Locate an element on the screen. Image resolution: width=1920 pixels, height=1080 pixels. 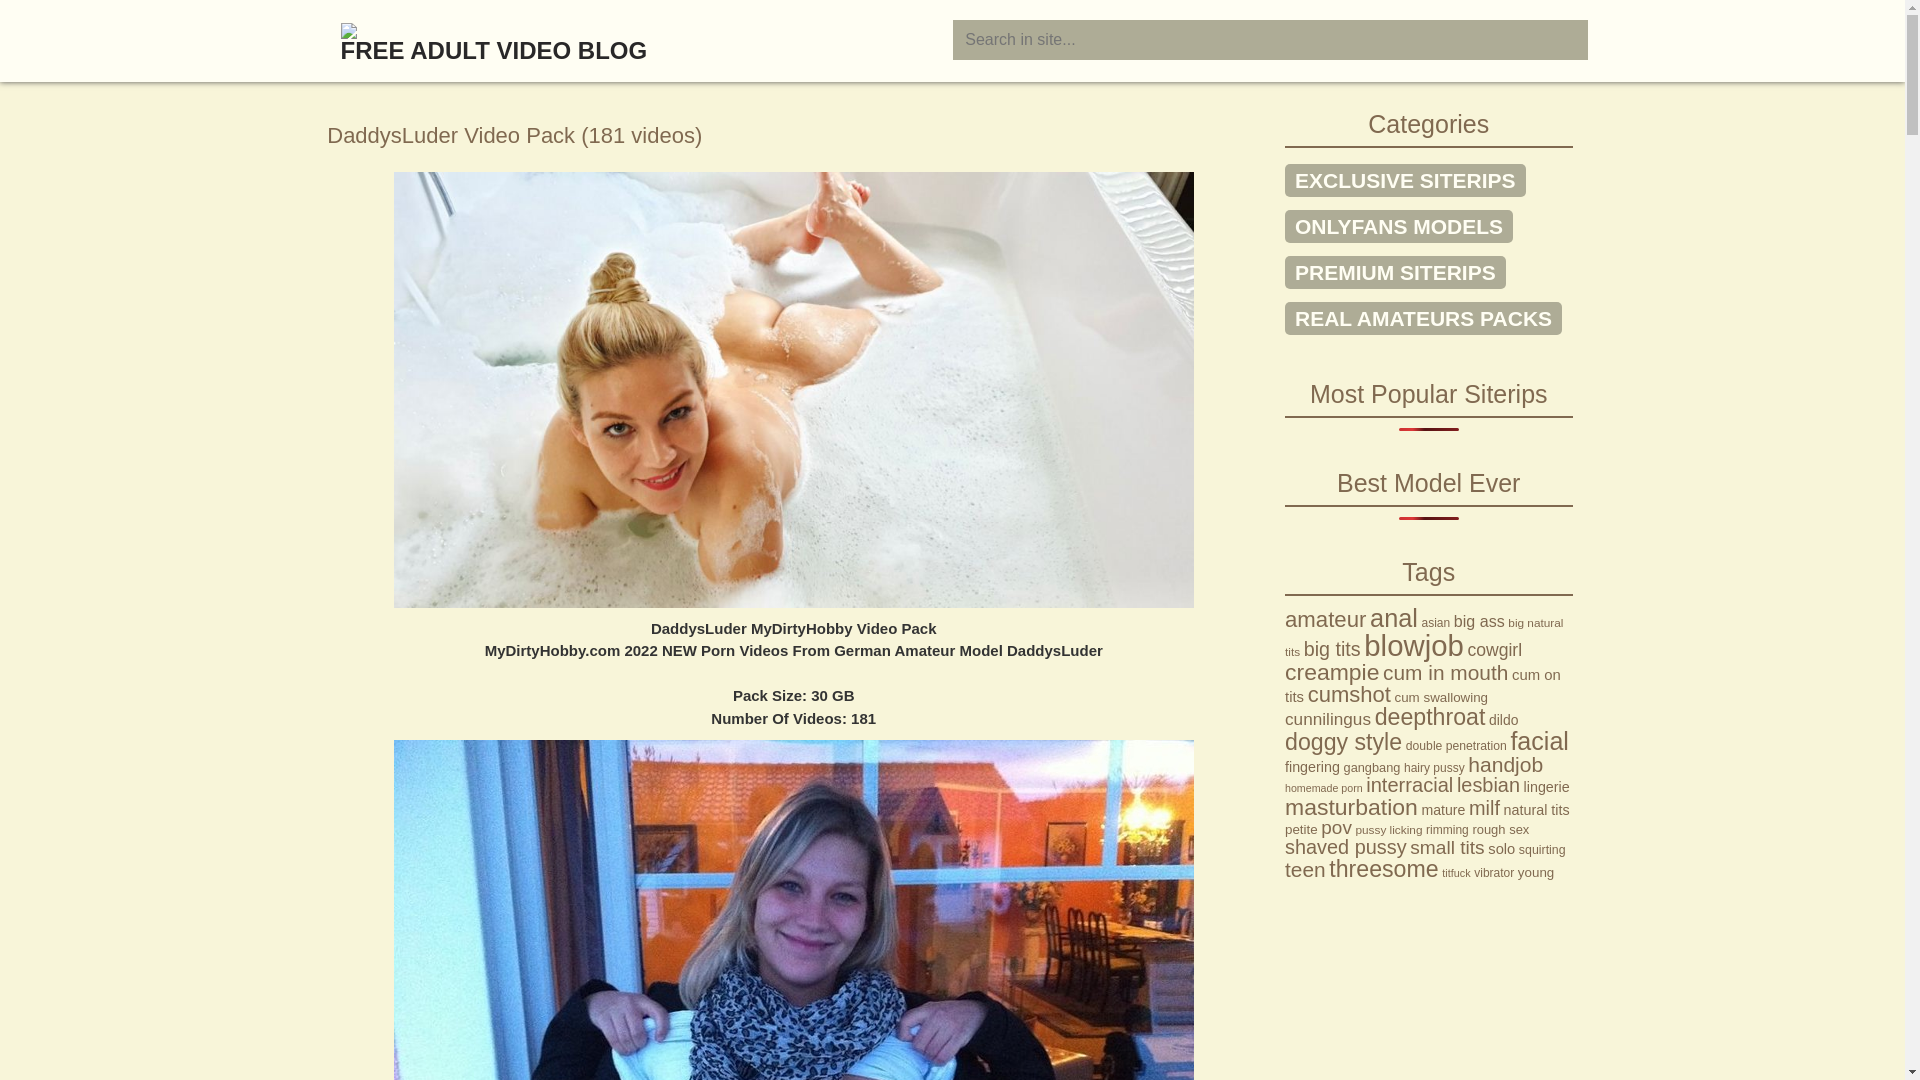
'solo' is located at coordinates (1501, 848).